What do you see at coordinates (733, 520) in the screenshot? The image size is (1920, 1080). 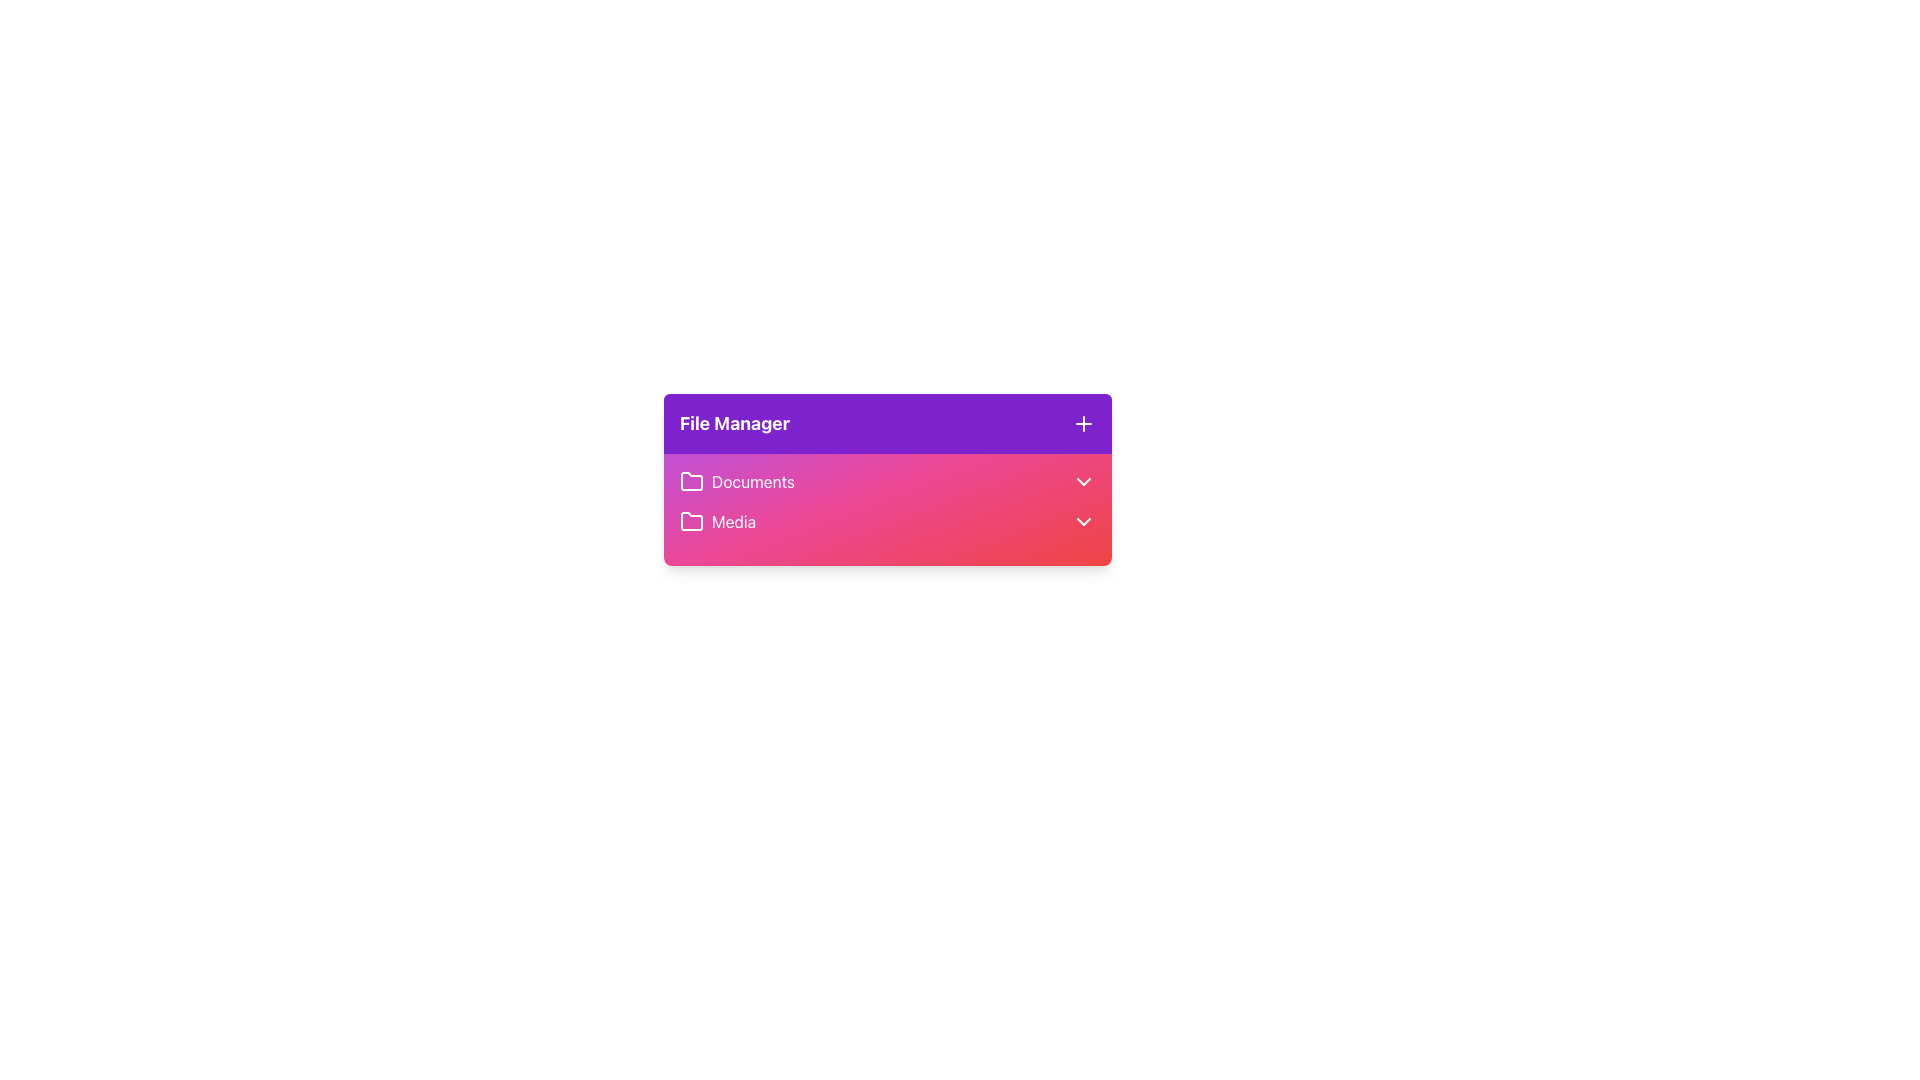 I see `the 'Media' text label, which is the second entry in a vertical list within a card layout` at bounding box center [733, 520].